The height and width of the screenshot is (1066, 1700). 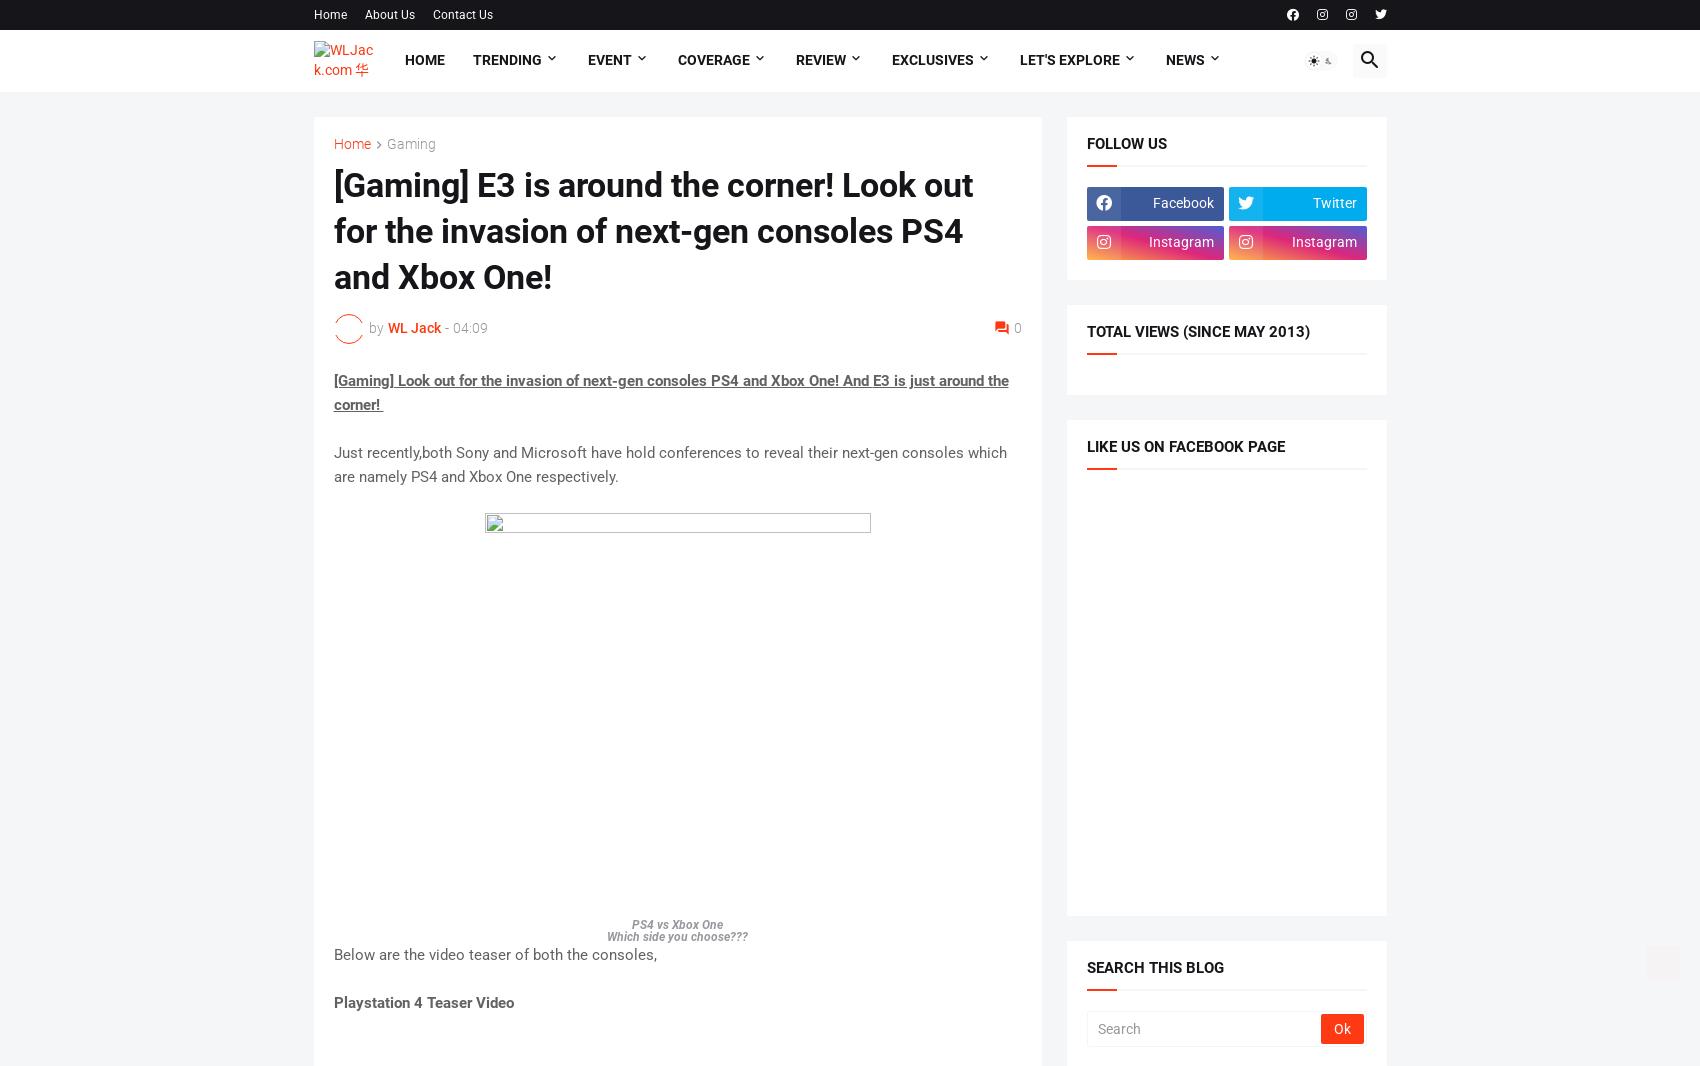 I want to click on 'Which side you choose???', so click(x=677, y=935).